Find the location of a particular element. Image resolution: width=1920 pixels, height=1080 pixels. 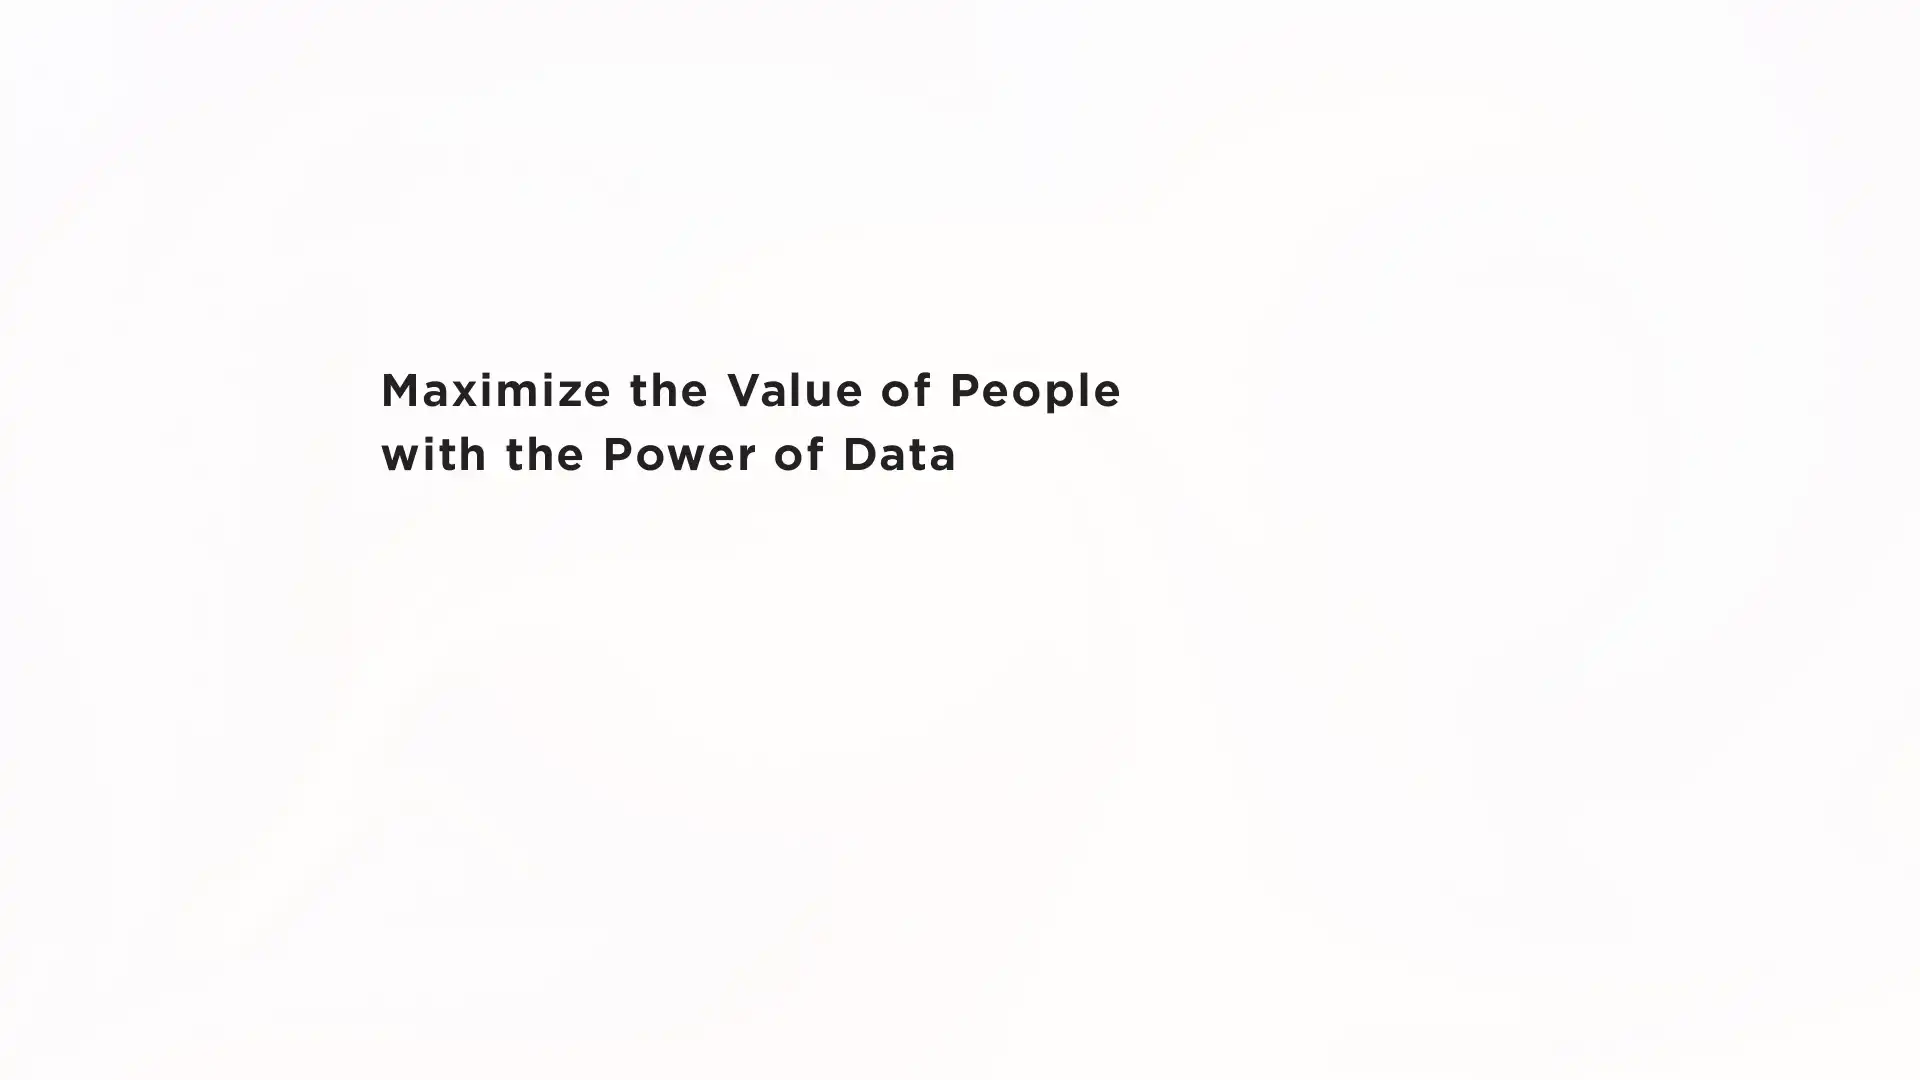

JP is located at coordinates (1526, 60).